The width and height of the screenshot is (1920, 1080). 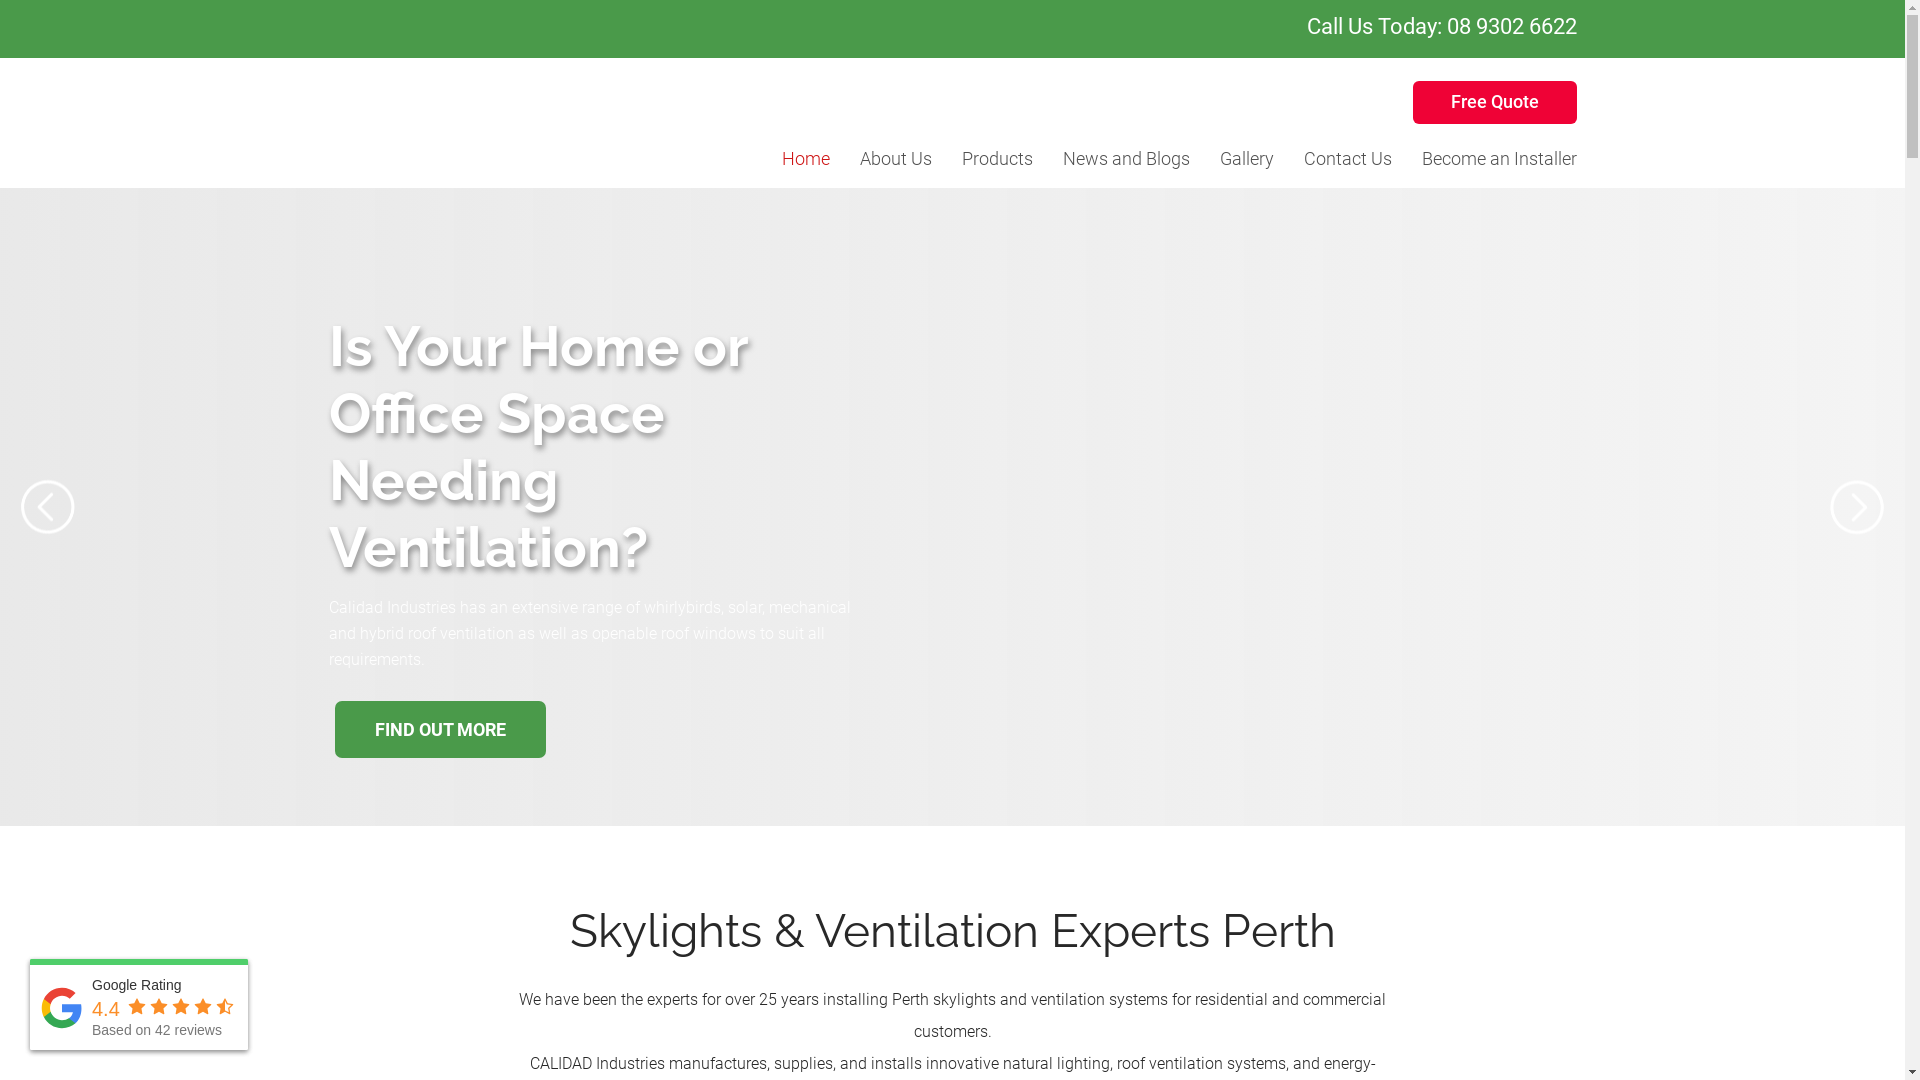 What do you see at coordinates (1493, 102) in the screenshot?
I see `'Free Quote'` at bounding box center [1493, 102].